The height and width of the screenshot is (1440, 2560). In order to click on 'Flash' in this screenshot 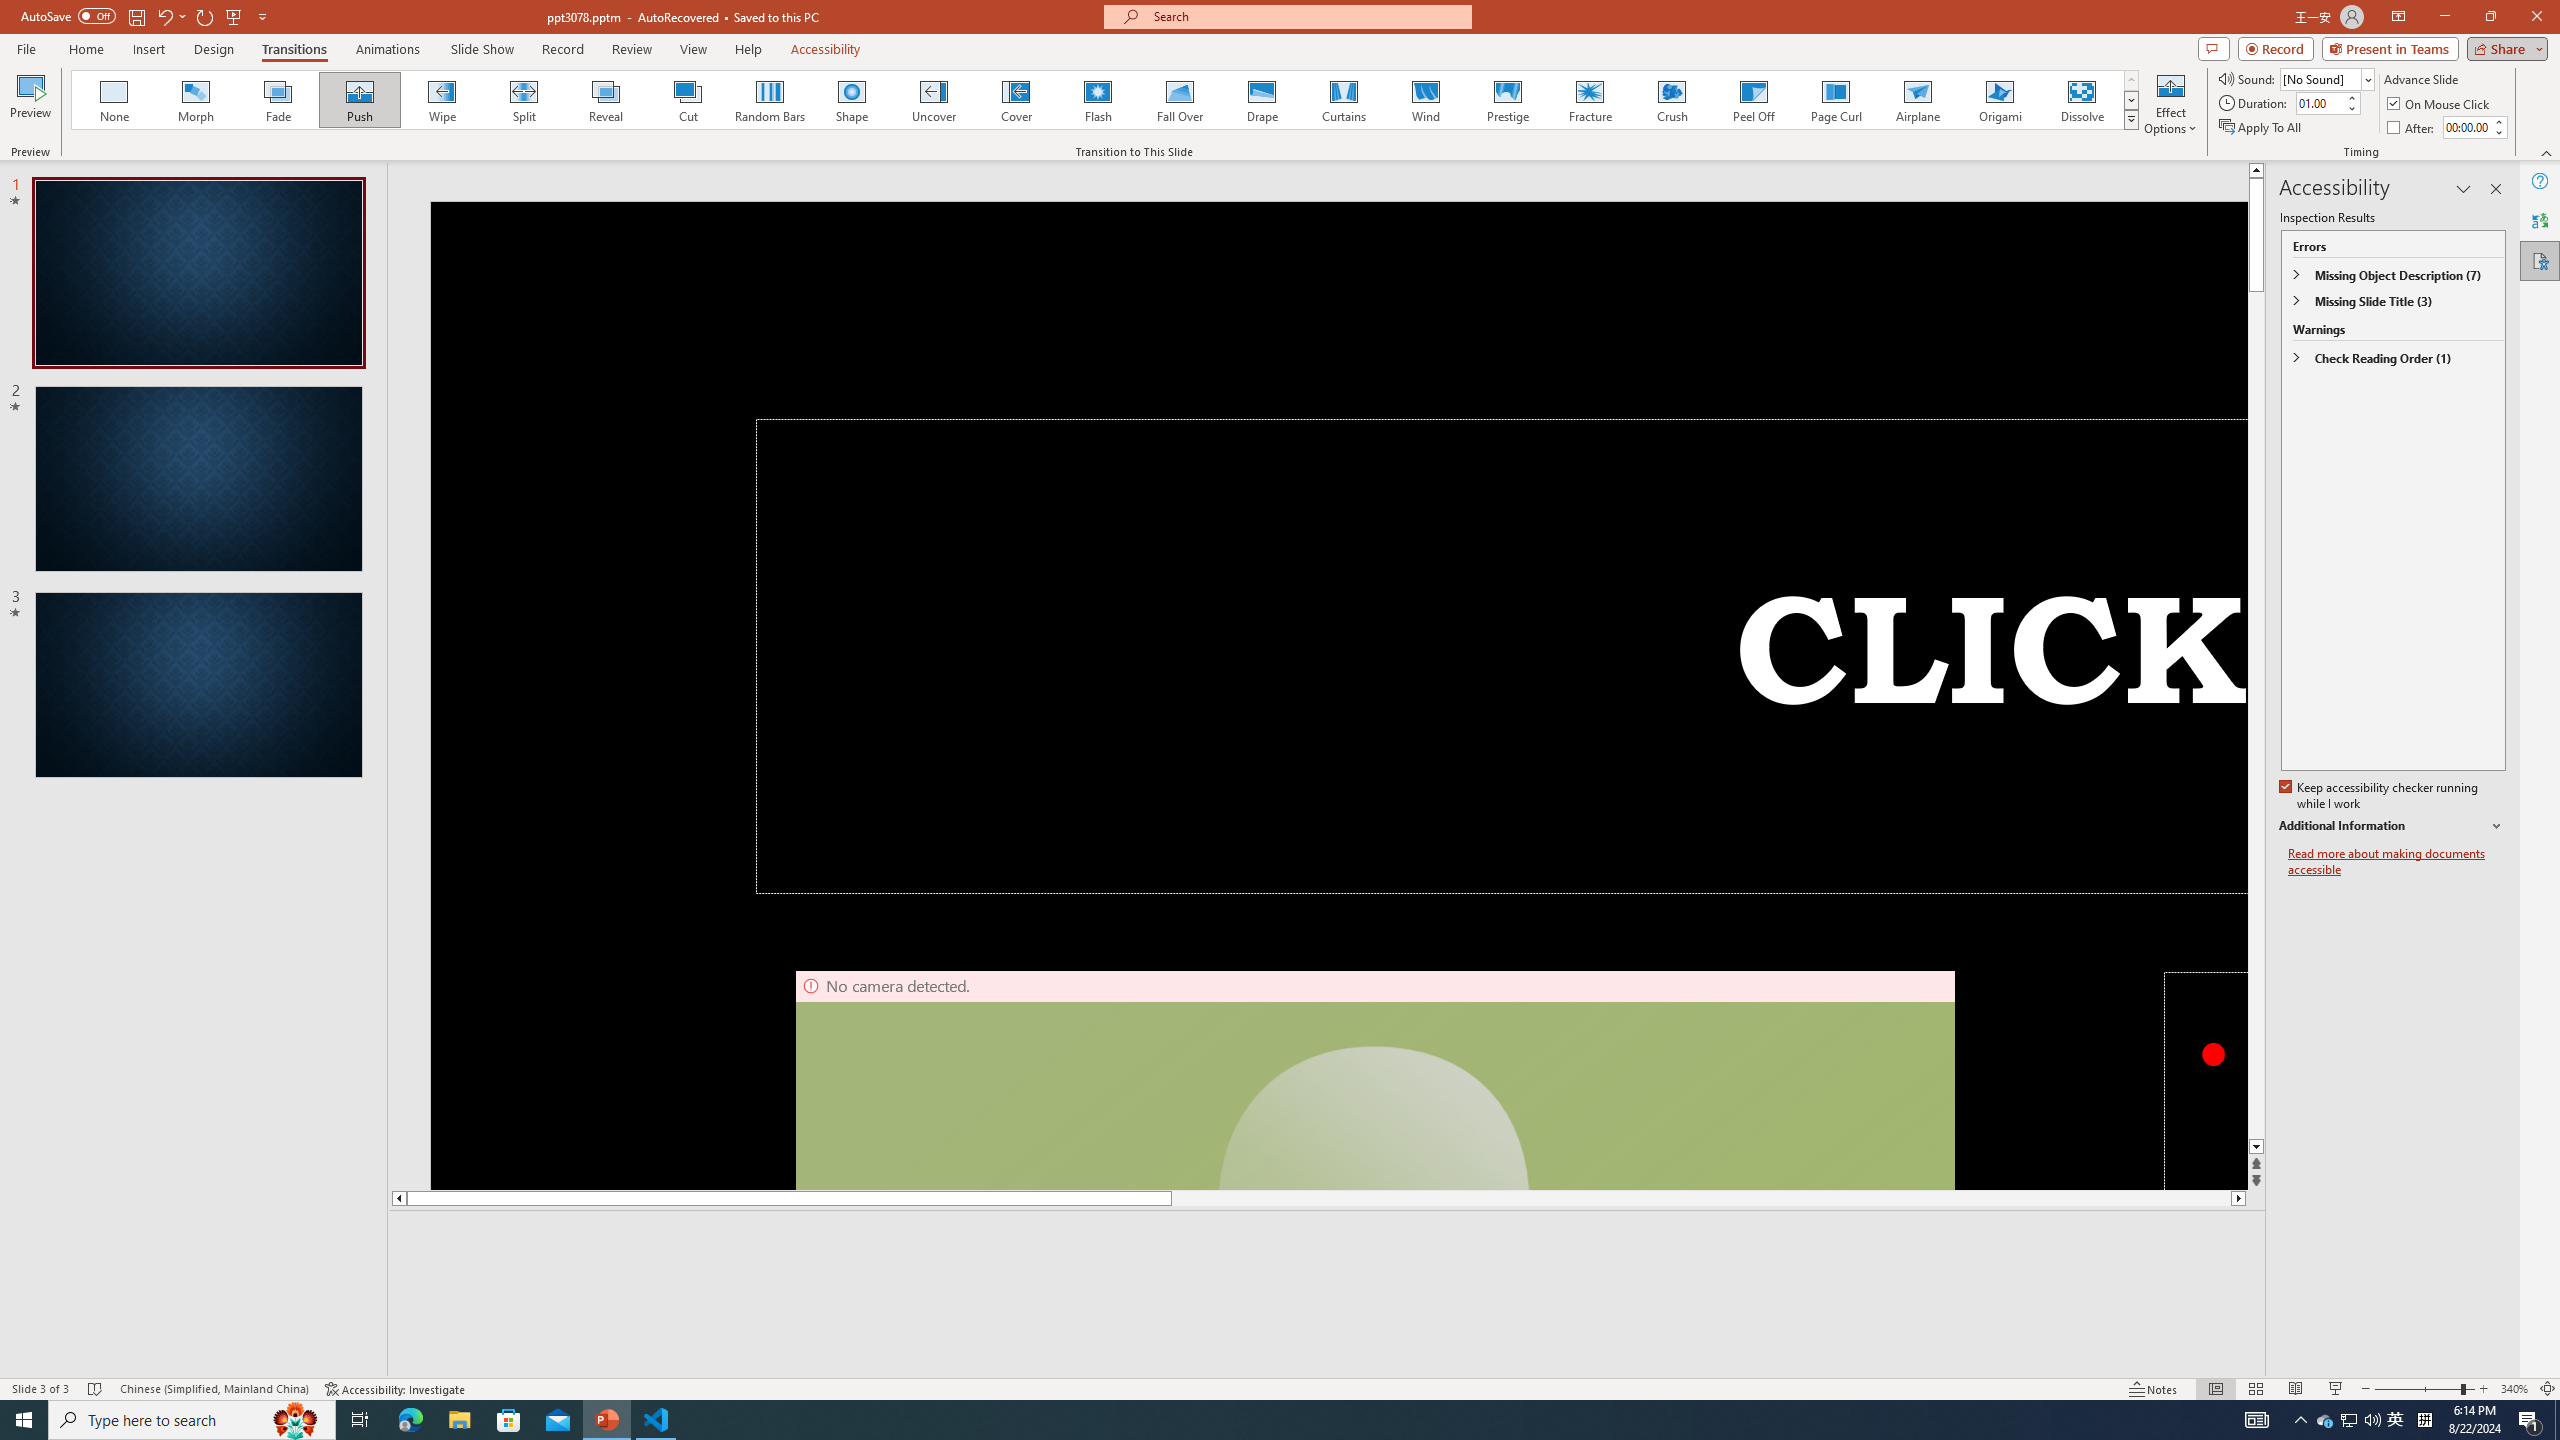, I will do `click(1097, 99)`.